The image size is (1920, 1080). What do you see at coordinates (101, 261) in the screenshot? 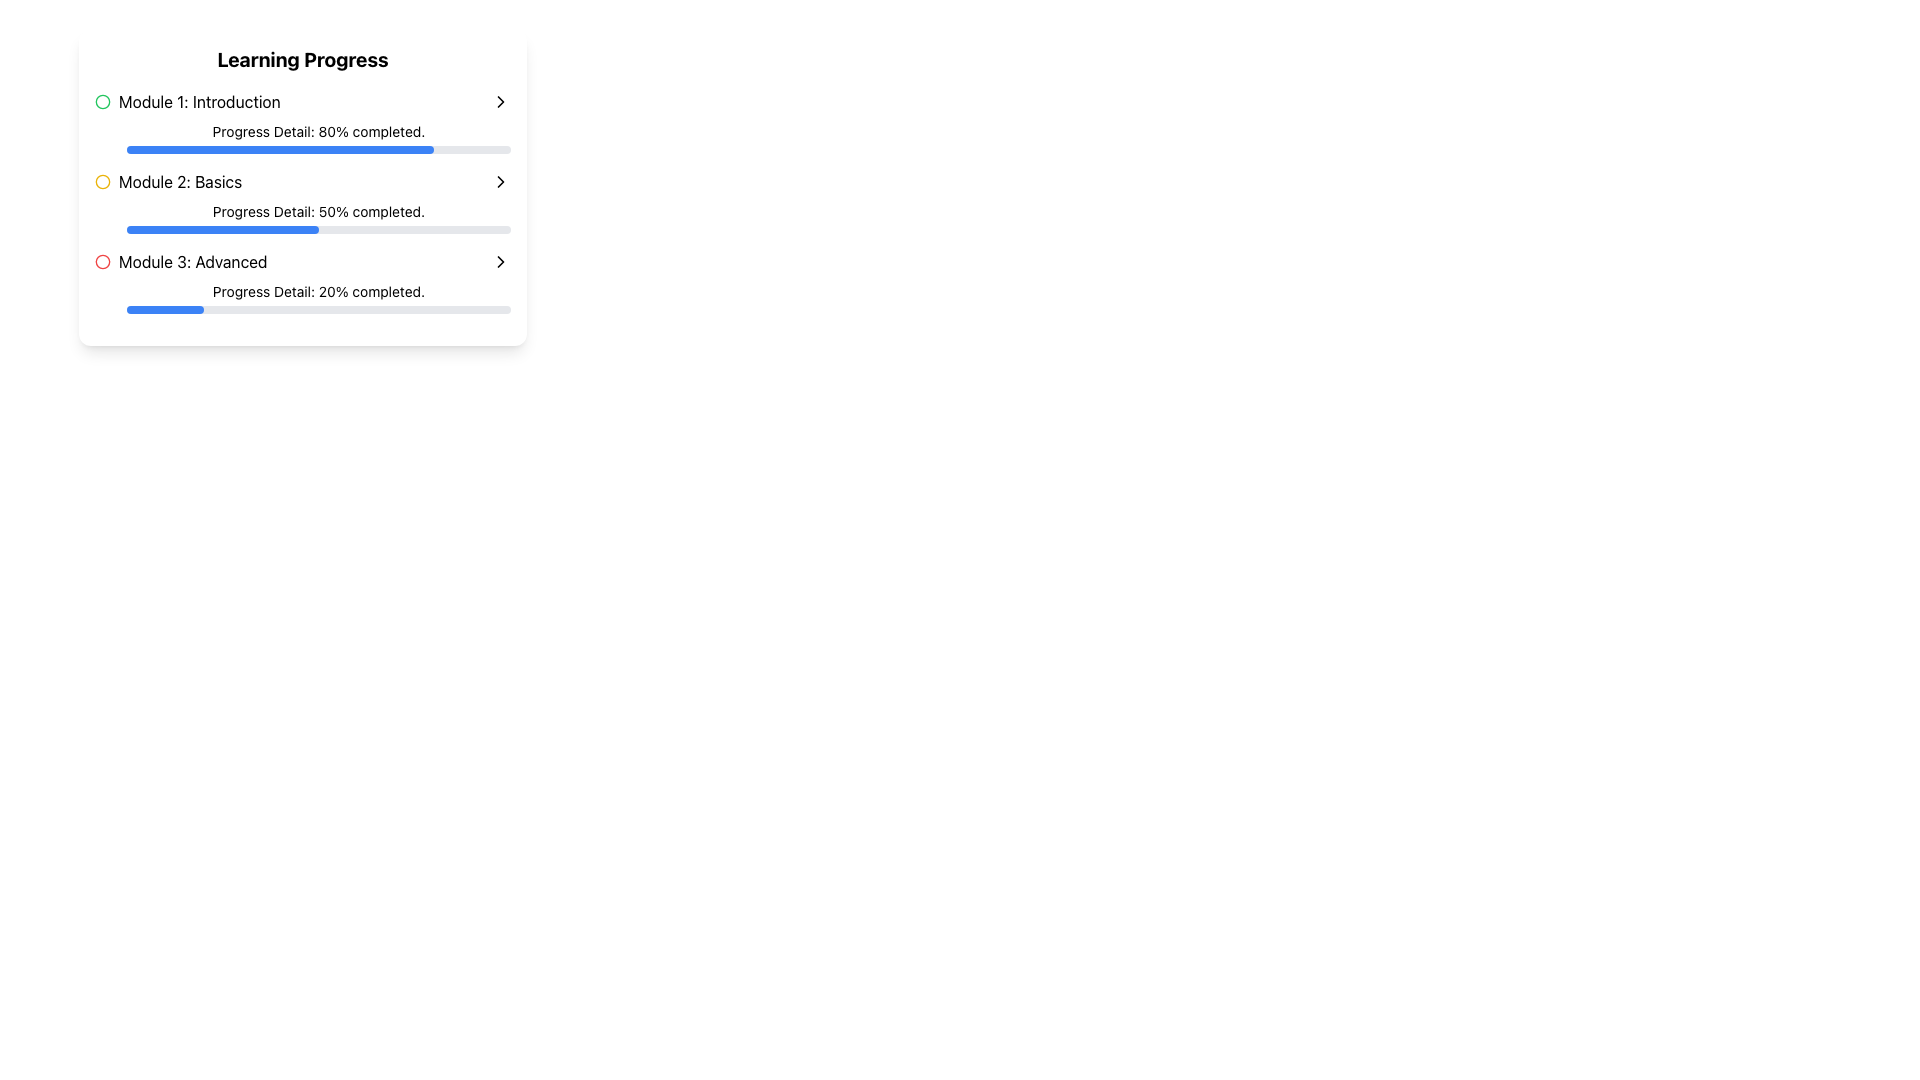
I see `the icon that indicates the status or type of the 'Module 3: Advanced' entry, located to the left of the text 'Module 3: Advanced'` at bounding box center [101, 261].